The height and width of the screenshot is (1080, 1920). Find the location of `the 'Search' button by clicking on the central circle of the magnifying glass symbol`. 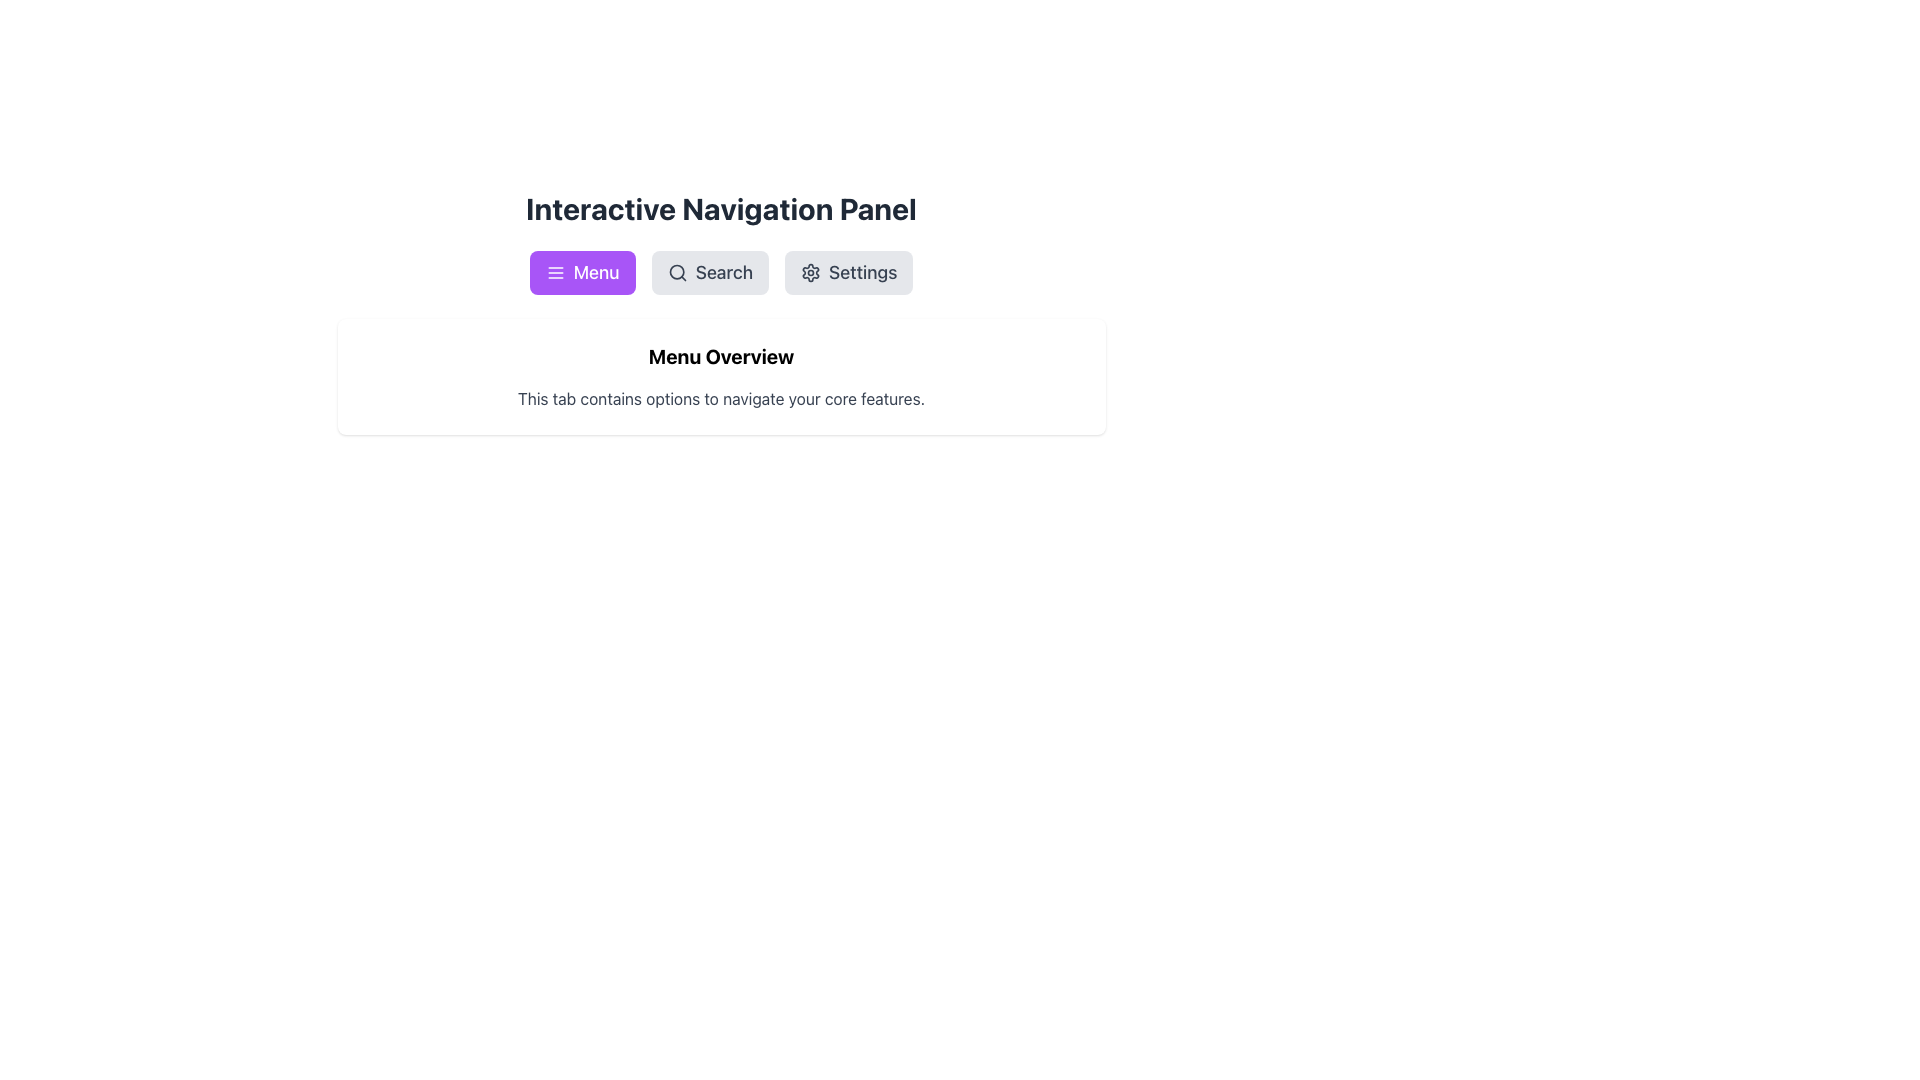

the 'Search' button by clicking on the central circle of the magnifying glass symbol is located at coordinates (676, 272).